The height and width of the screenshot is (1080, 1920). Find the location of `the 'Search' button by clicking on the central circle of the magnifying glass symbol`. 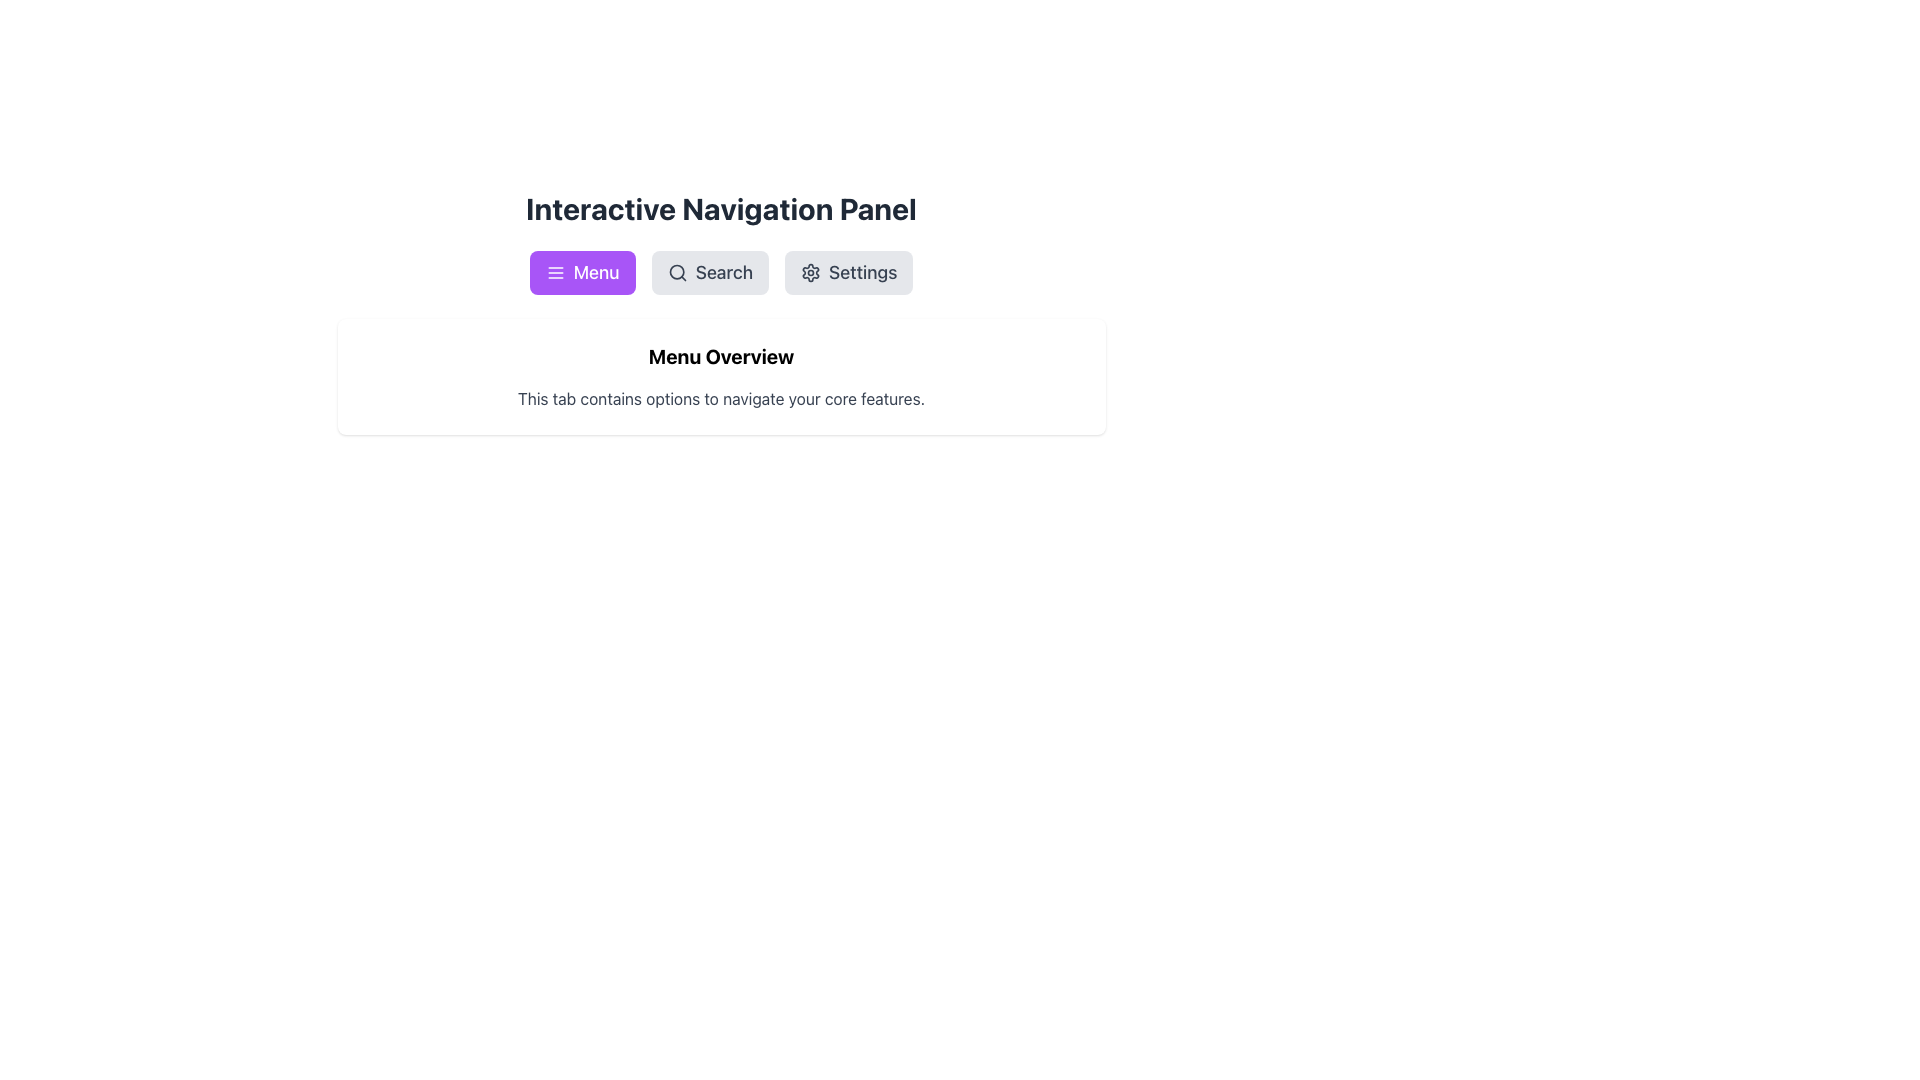

the 'Search' button by clicking on the central circle of the magnifying glass symbol is located at coordinates (676, 272).